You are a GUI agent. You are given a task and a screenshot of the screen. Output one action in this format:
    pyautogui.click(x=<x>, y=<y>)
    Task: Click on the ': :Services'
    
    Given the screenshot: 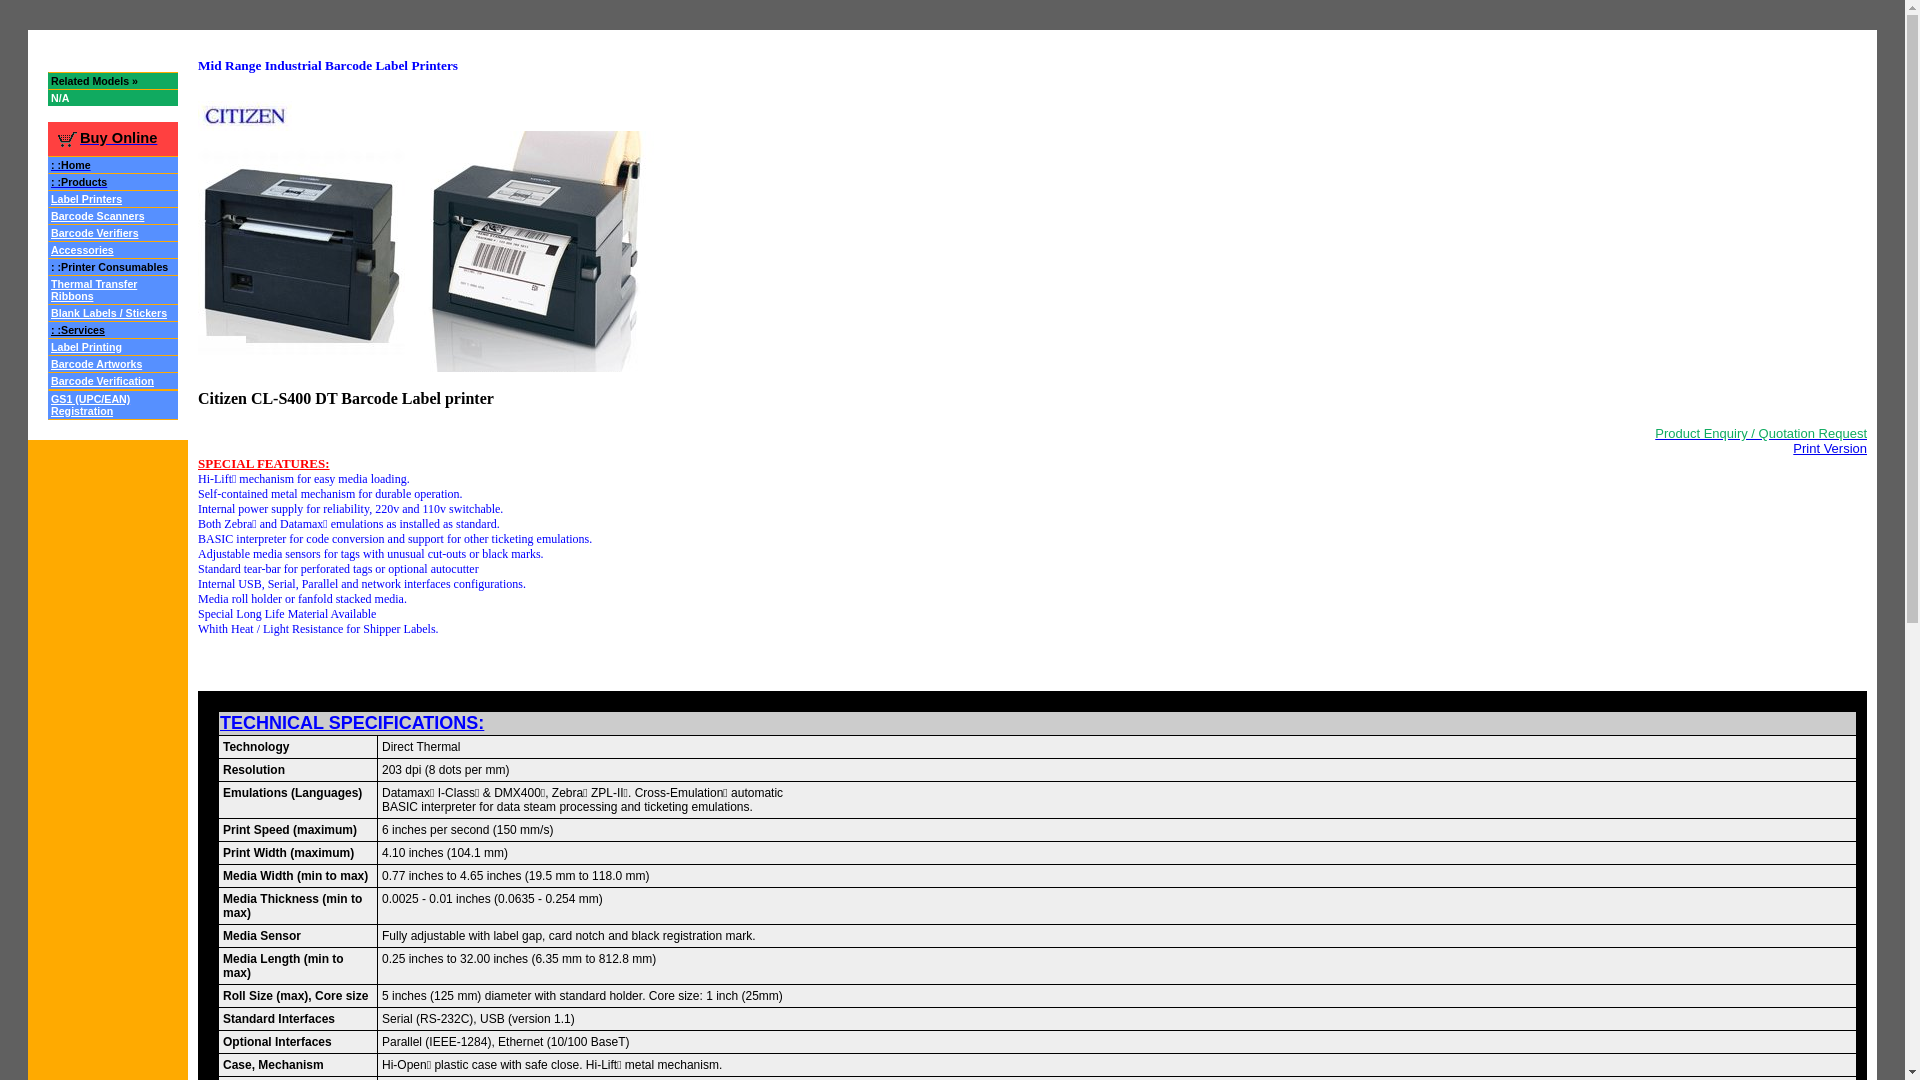 What is the action you would take?
    pyautogui.click(x=77, y=329)
    